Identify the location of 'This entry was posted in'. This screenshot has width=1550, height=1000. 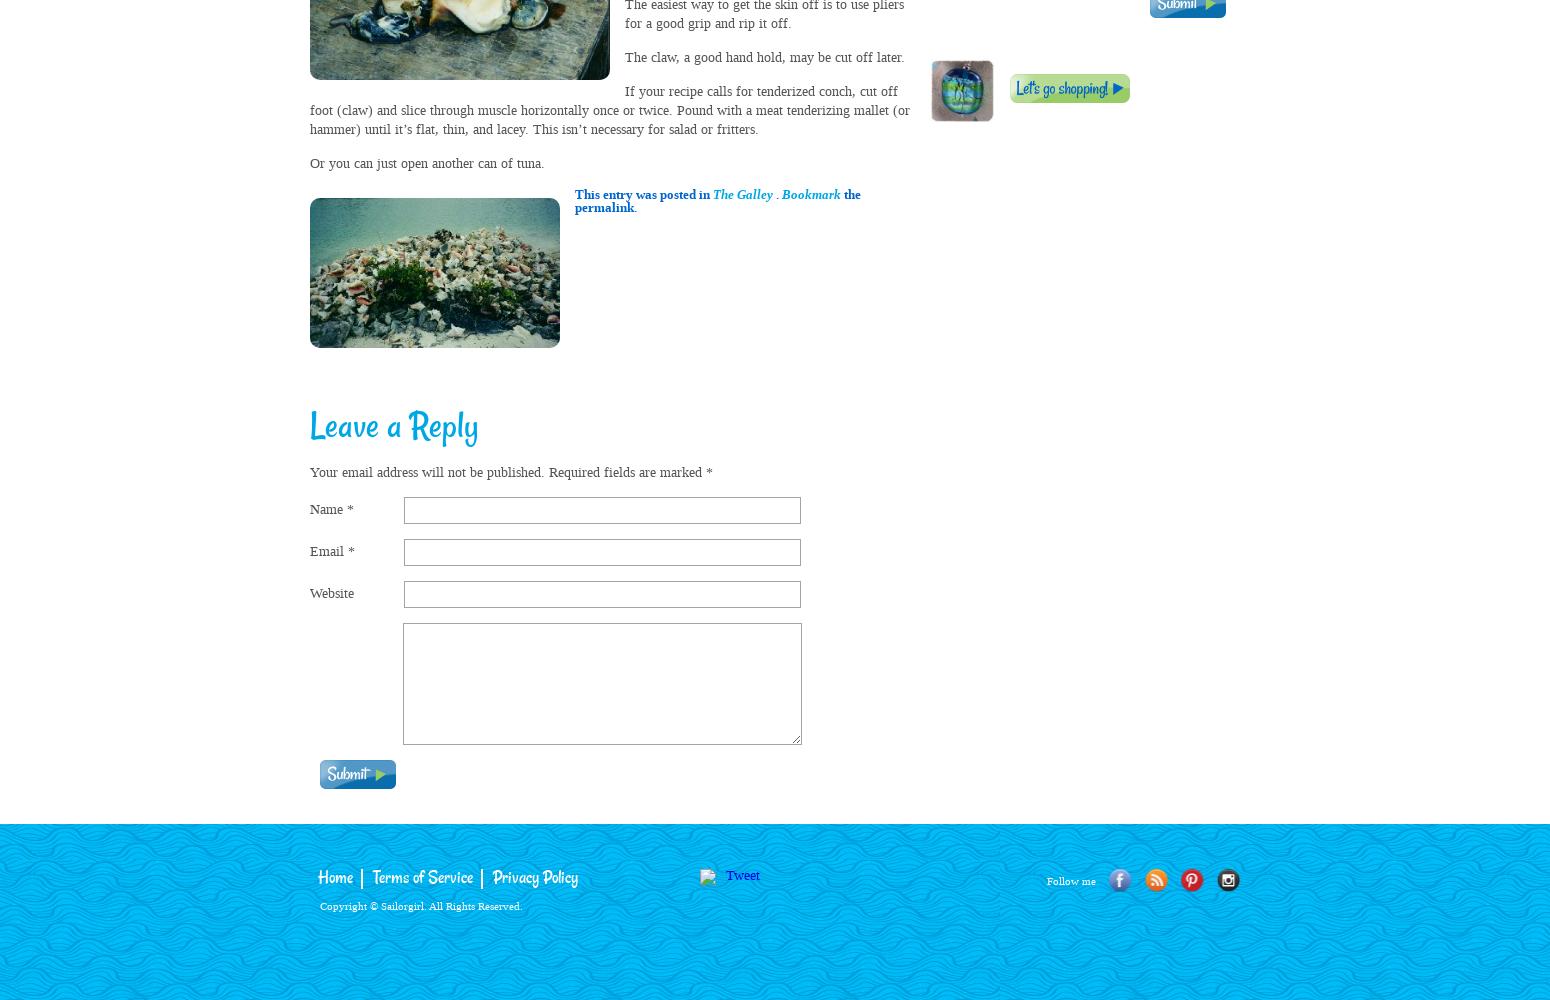
(643, 193).